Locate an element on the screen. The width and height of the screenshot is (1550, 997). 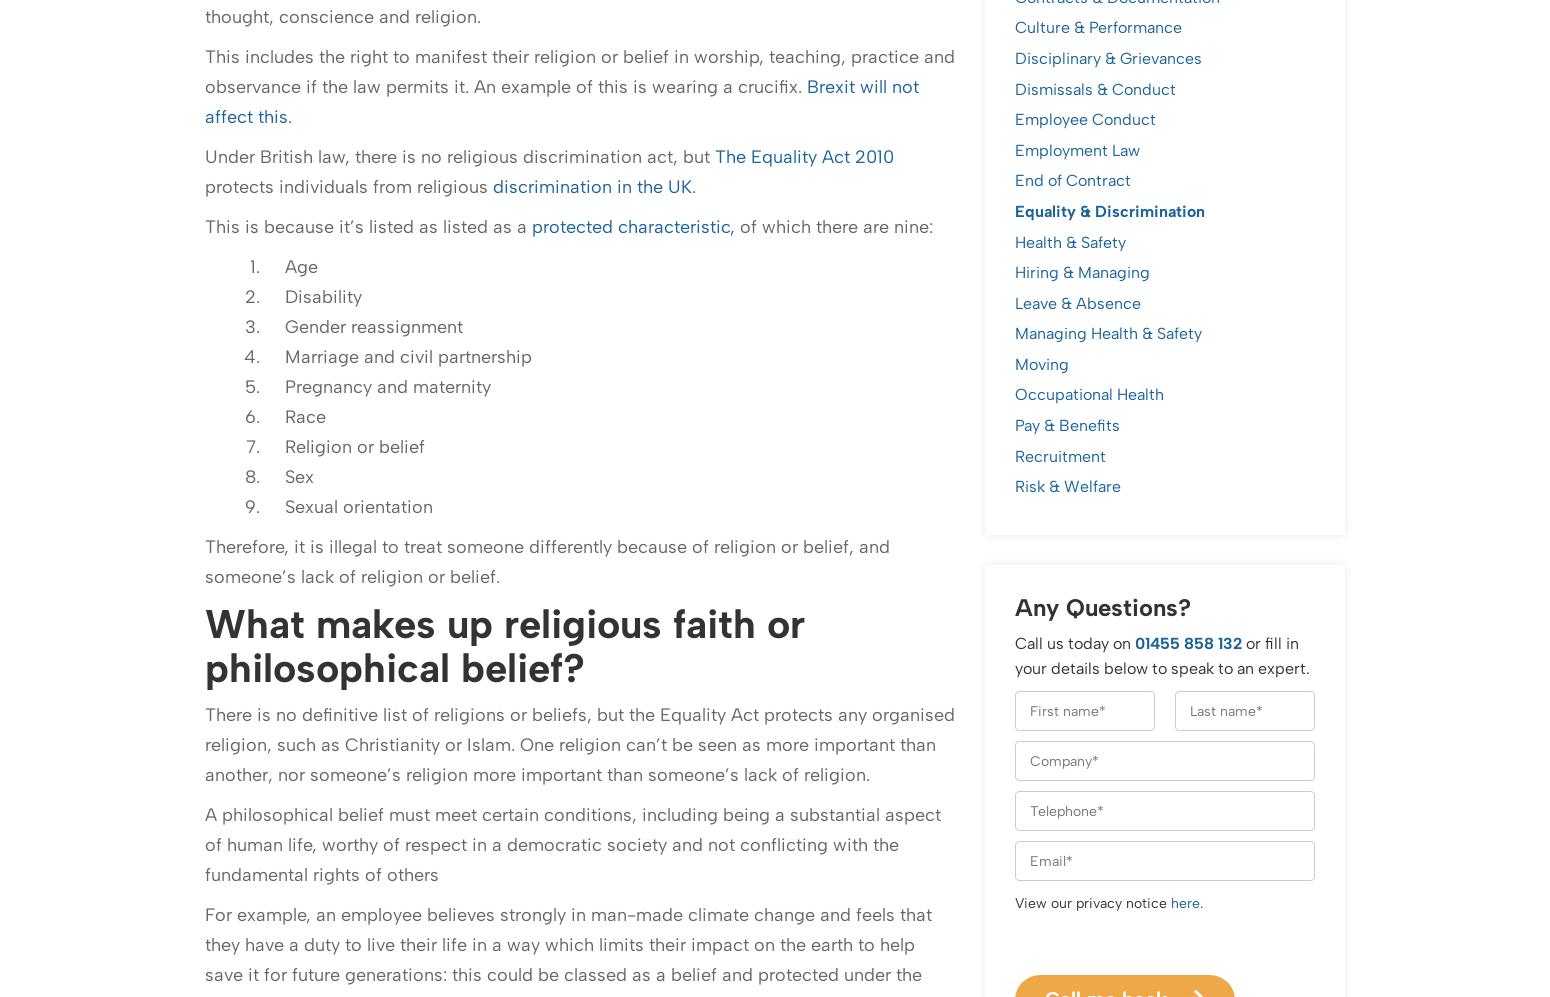
'Slavery and Human
                                Trafficking Statement' is located at coordinates (595, 956).